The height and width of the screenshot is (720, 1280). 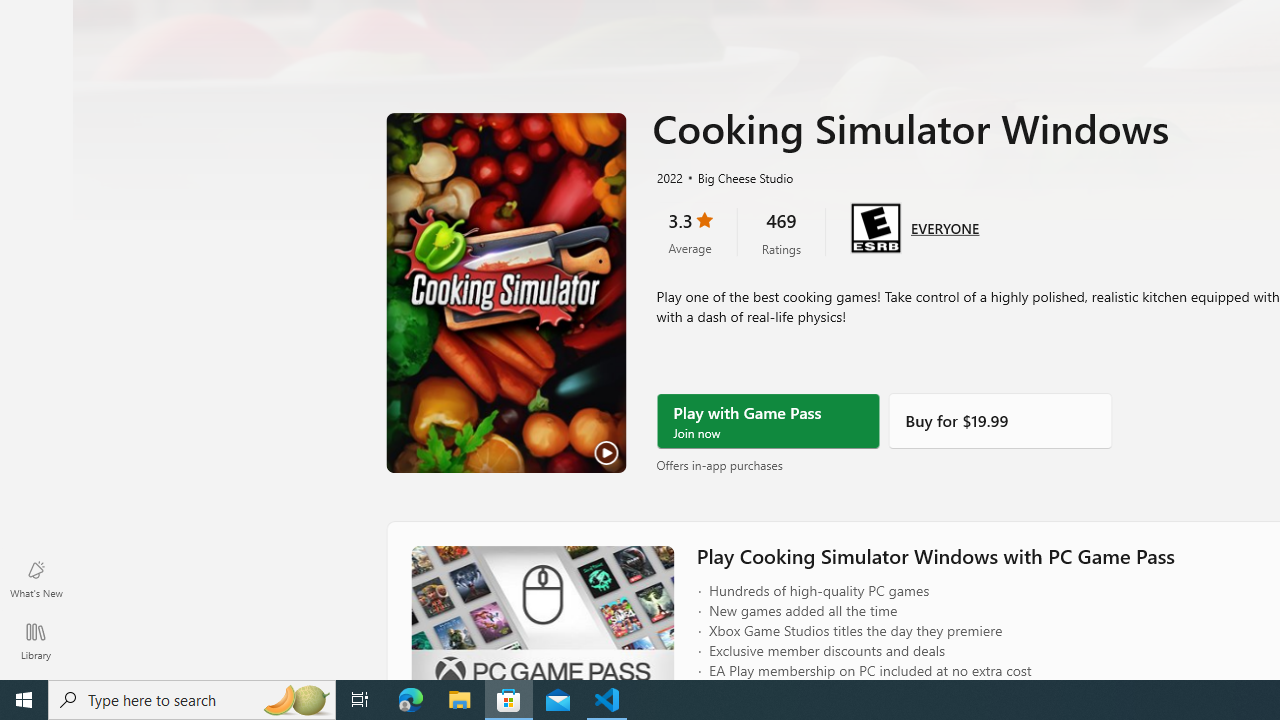 What do you see at coordinates (668, 176) in the screenshot?
I see `'2022'` at bounding box center [668, 176].